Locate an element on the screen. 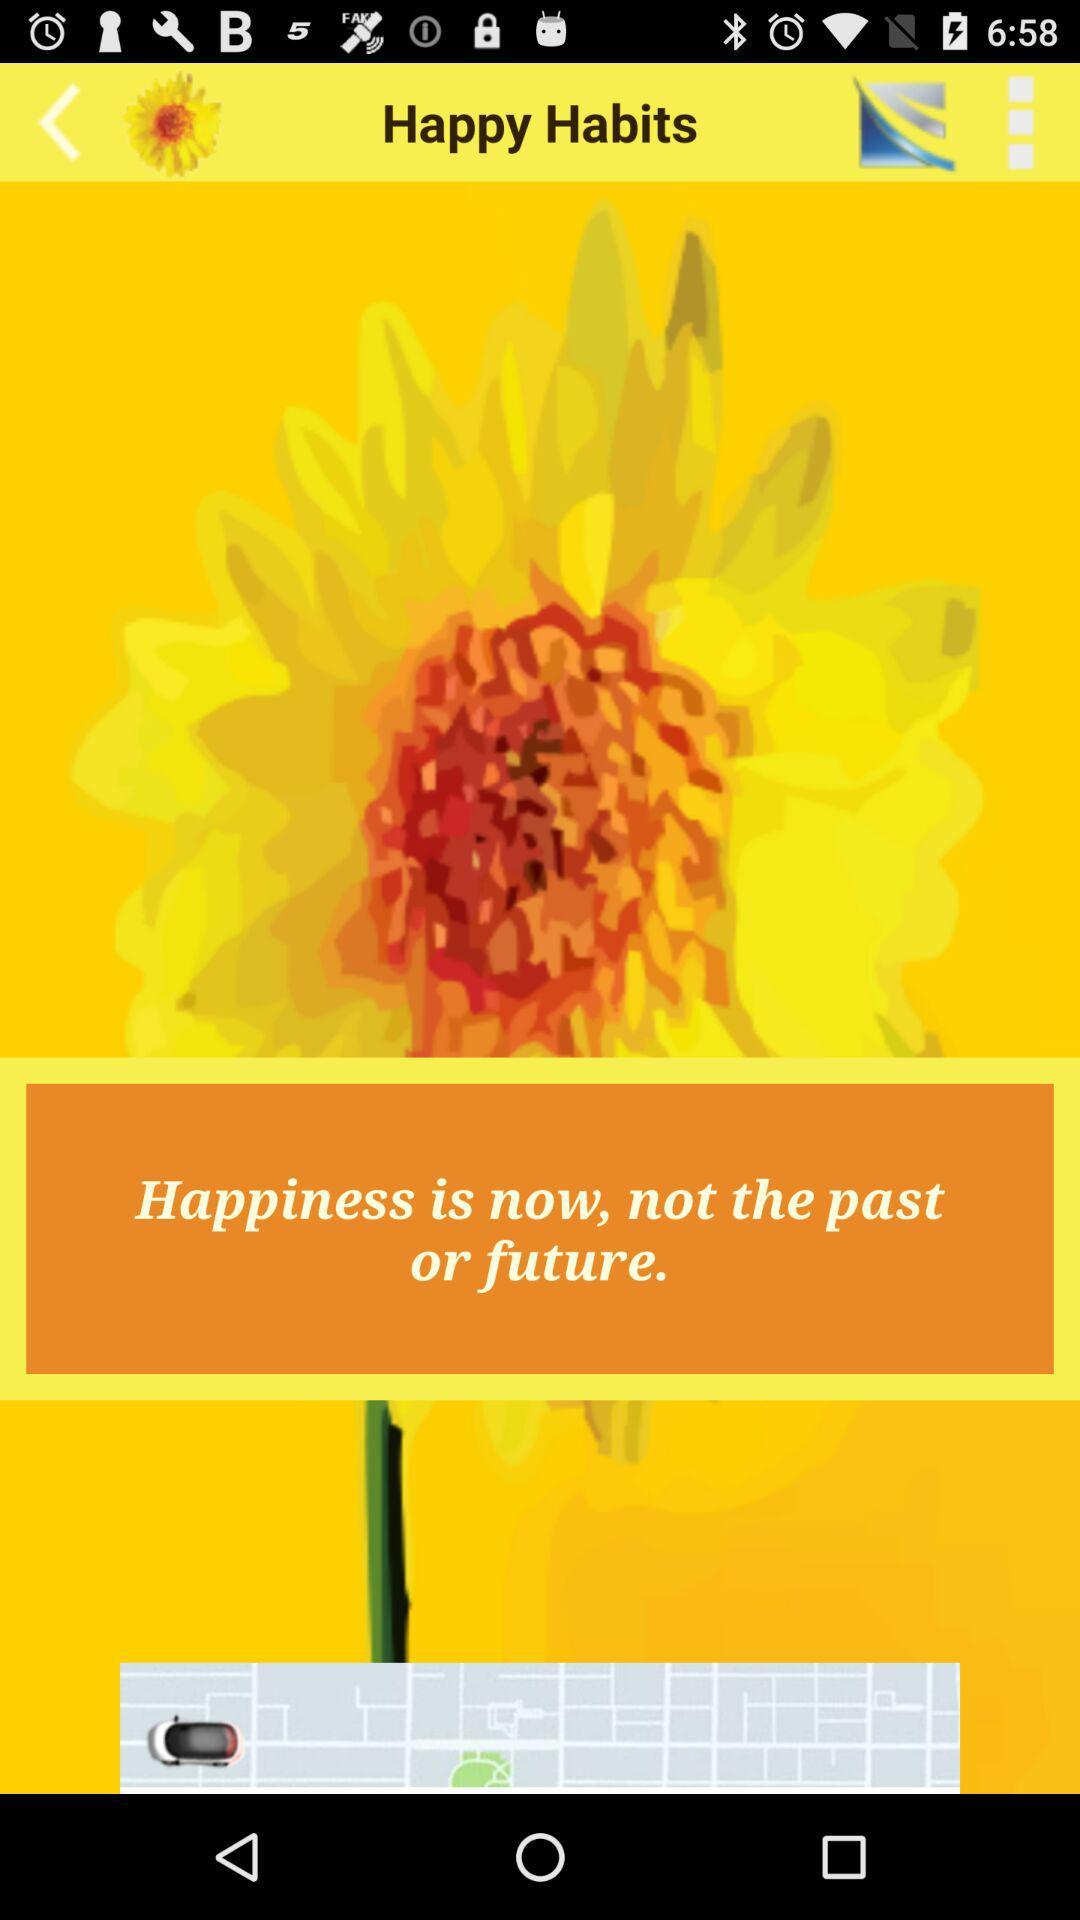 The image size is (1080, 1920). advertisement page is located at coordinates (540, 1727).